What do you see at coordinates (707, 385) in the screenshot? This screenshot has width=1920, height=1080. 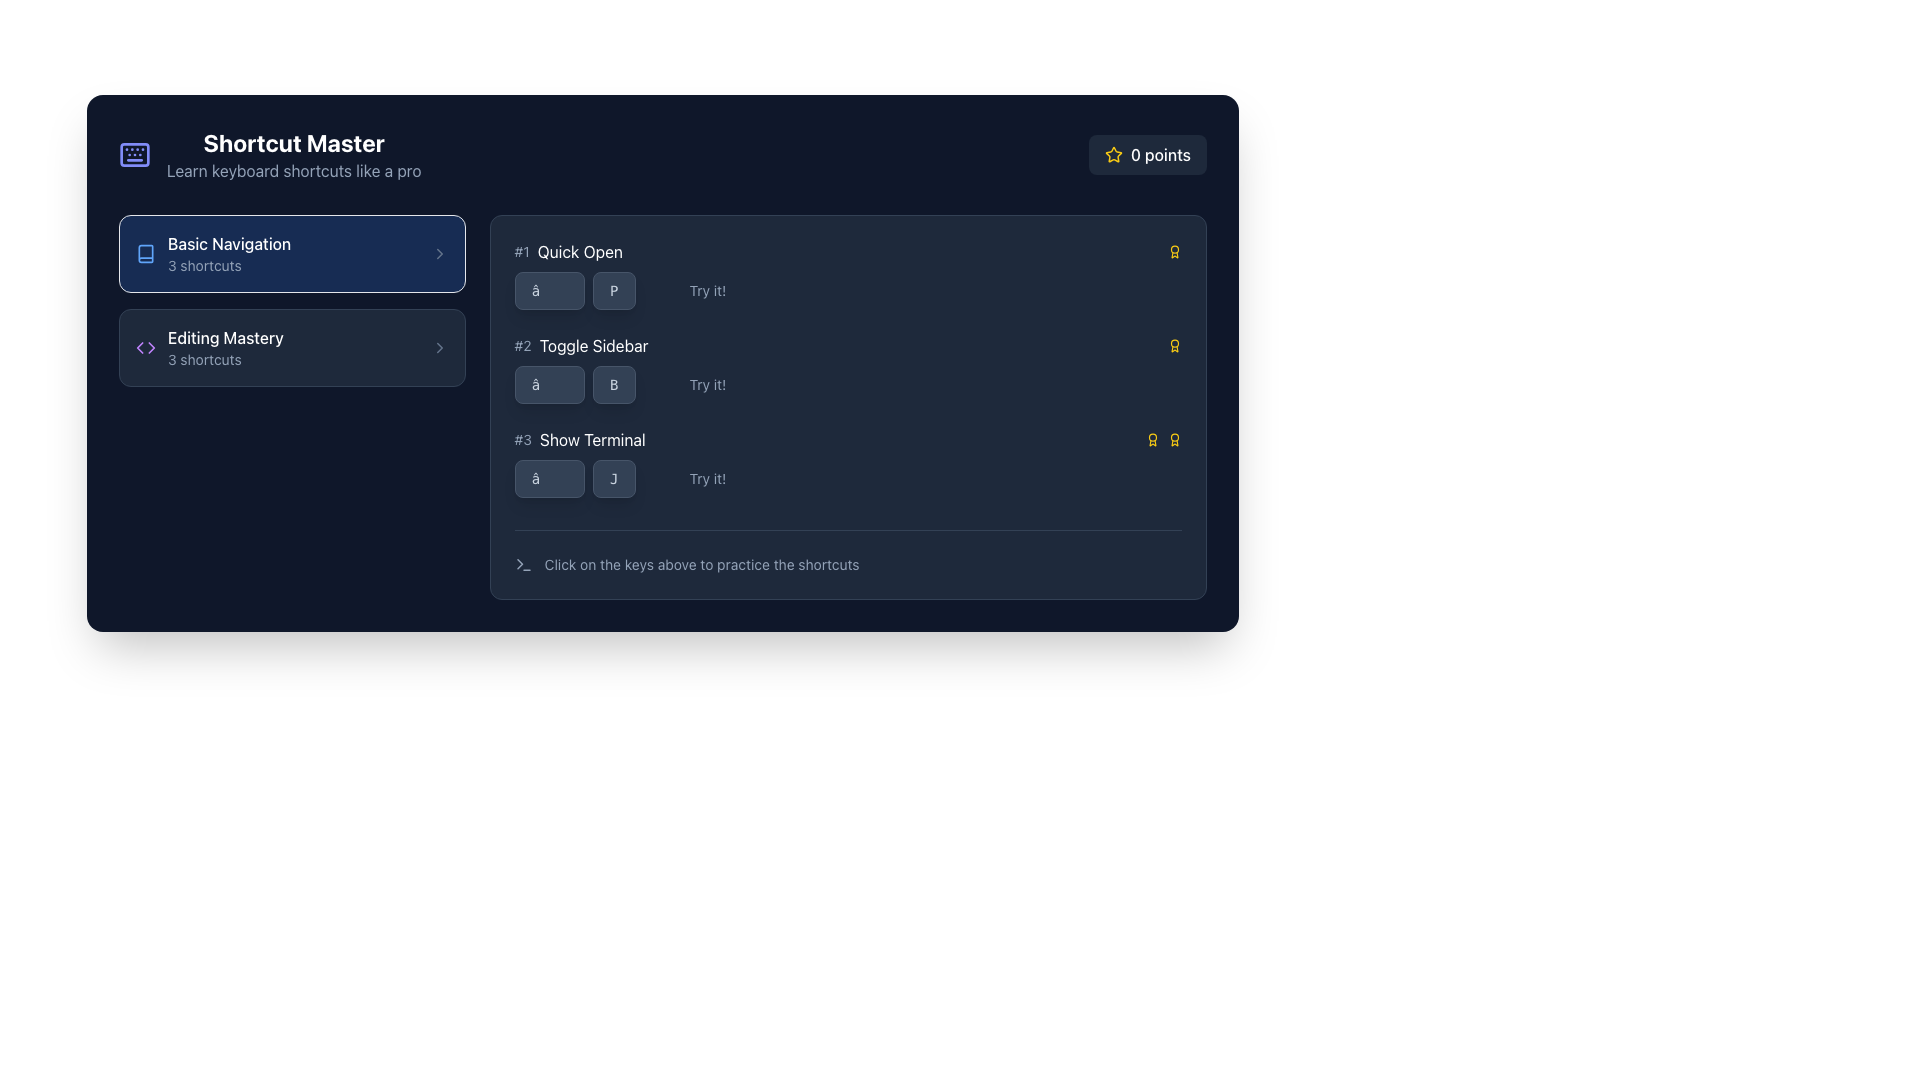 I see `the static text label that displays 'Try it!' in slate gray color, located under the 'Toggle Sidebar' section, positioned to the right of the shortcuts 'á' and 'B'` at bounding box center [707, 385].